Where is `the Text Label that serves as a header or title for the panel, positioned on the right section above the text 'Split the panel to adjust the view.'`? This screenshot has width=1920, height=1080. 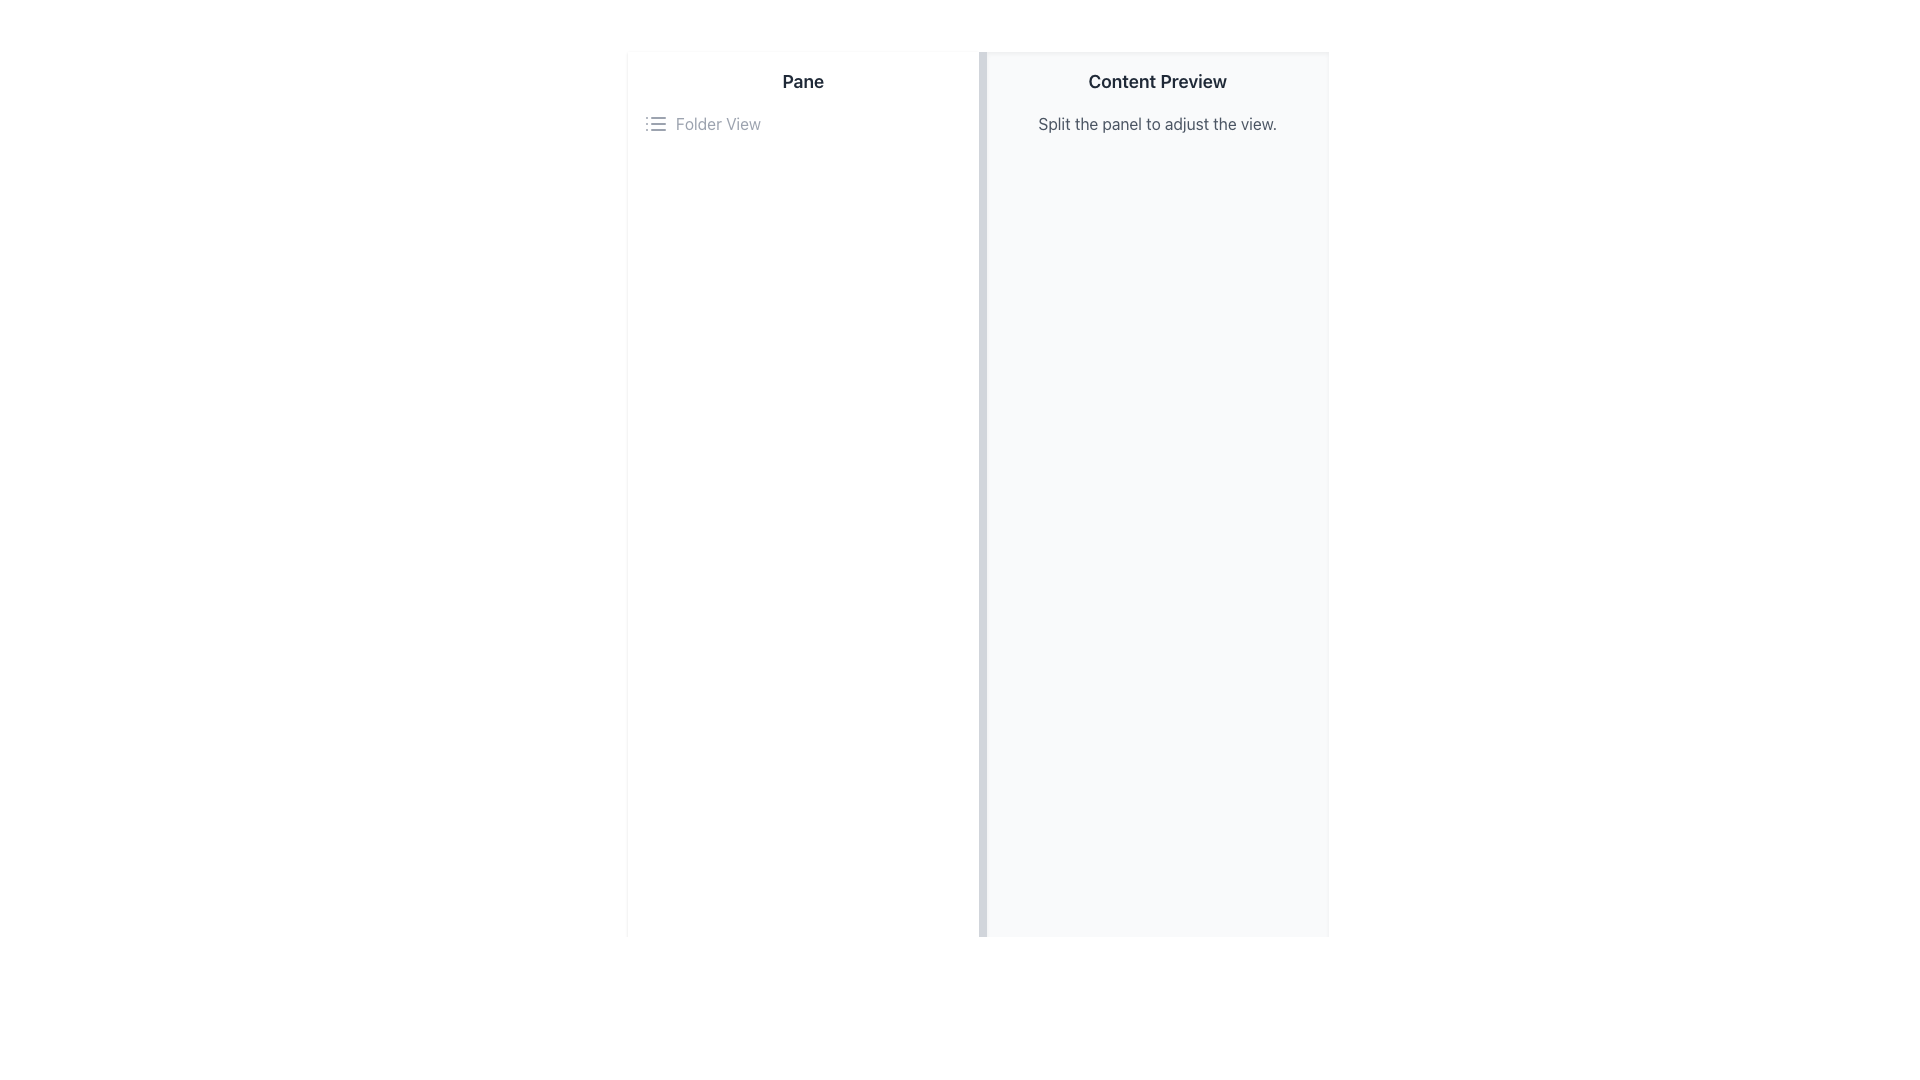
the Text Label that serves as a header or title for the panel, positioned on the right section above the text 'Split the panel to adjust the view.' is located at coordinates (1157, 80).